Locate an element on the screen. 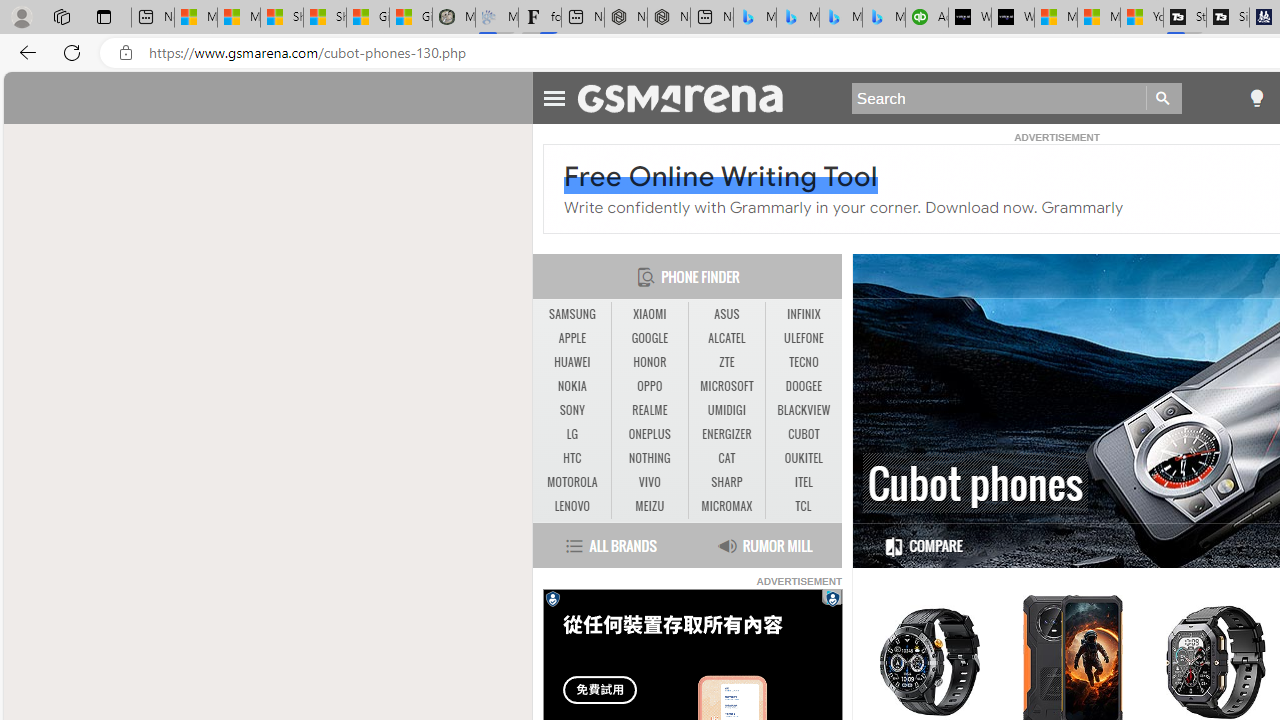  'SHARP' is located at coordinates (726, 482).